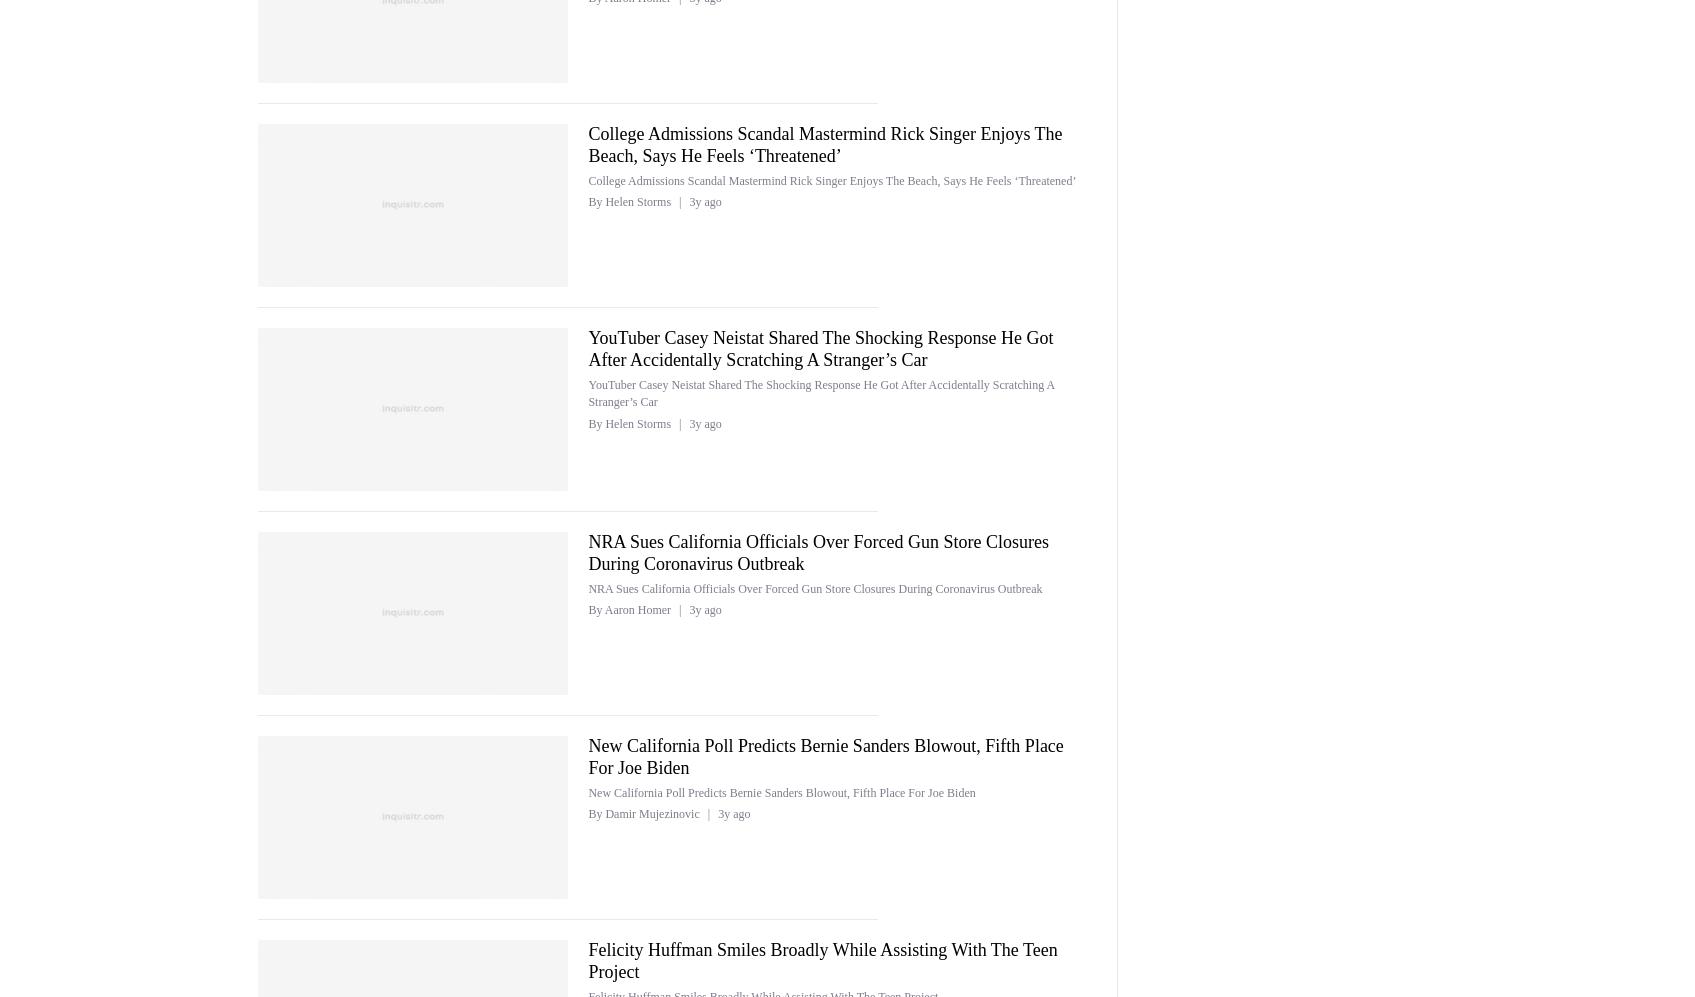  What do you see at coordinates (587, 608) in the screenshot?
I see `'By Aaron Homer'` at bounding box center [587, 608].